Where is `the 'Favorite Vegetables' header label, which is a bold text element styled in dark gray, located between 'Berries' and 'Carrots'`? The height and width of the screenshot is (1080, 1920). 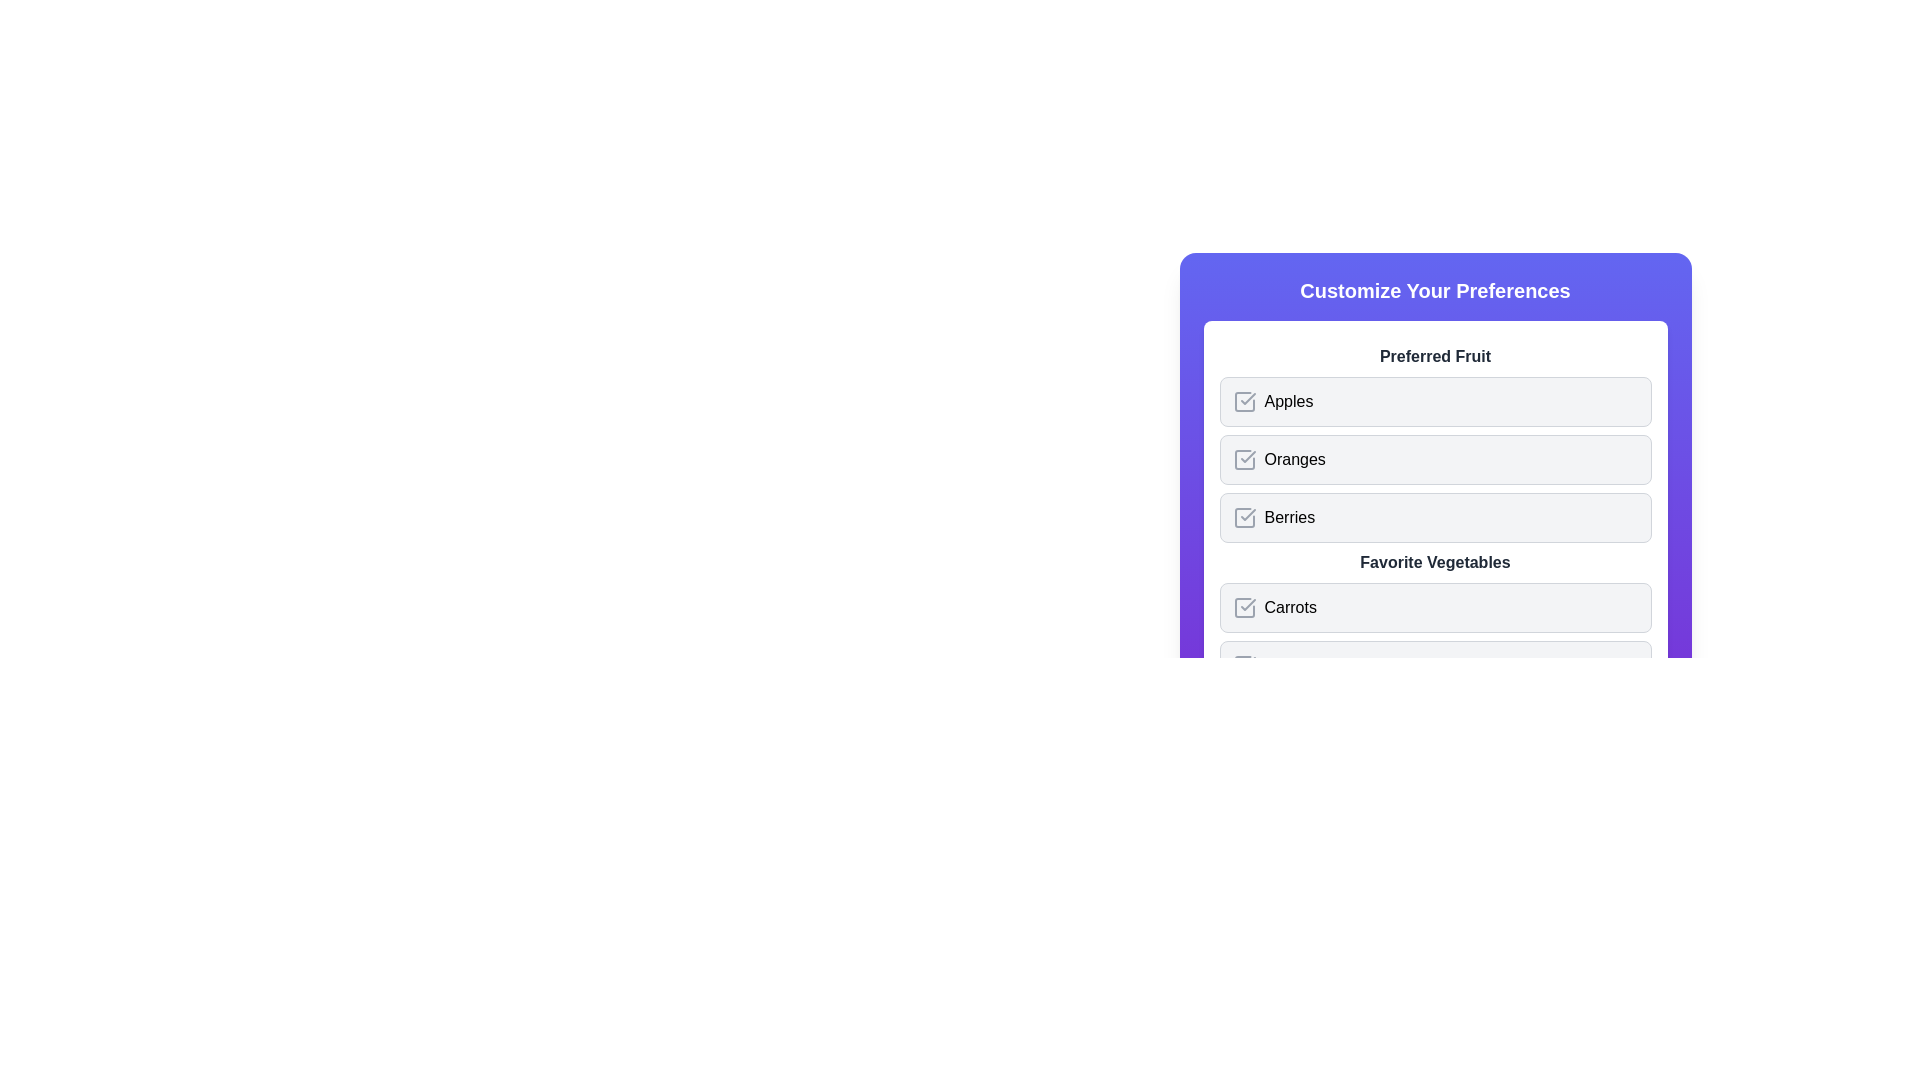
the 'Favorite Vegetables' header label, which is a bold text element styled in dark gray, located between 'Berries' and 'Carrots' is located at coordinates (1434, 563).